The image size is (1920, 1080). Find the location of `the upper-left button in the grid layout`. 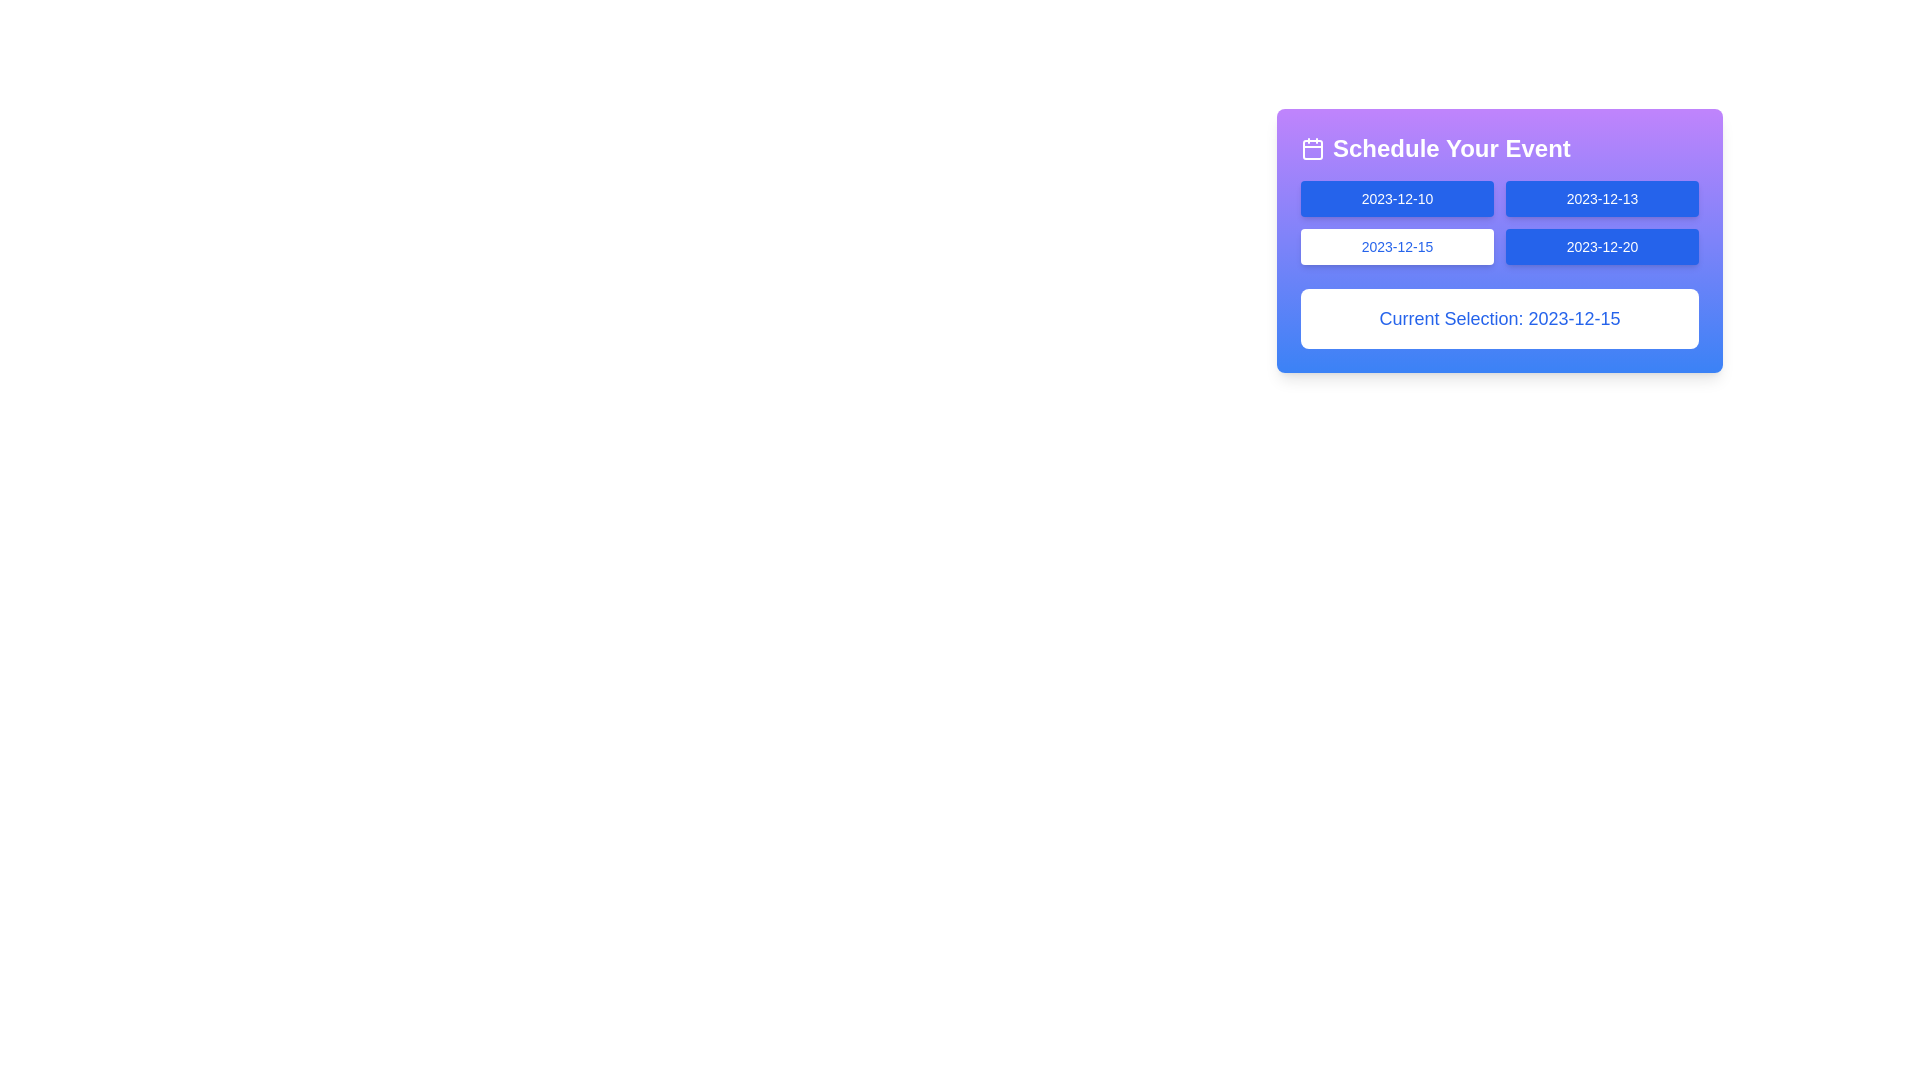

the upper-left button in the grid layout is located at coordinates (1396, 199).